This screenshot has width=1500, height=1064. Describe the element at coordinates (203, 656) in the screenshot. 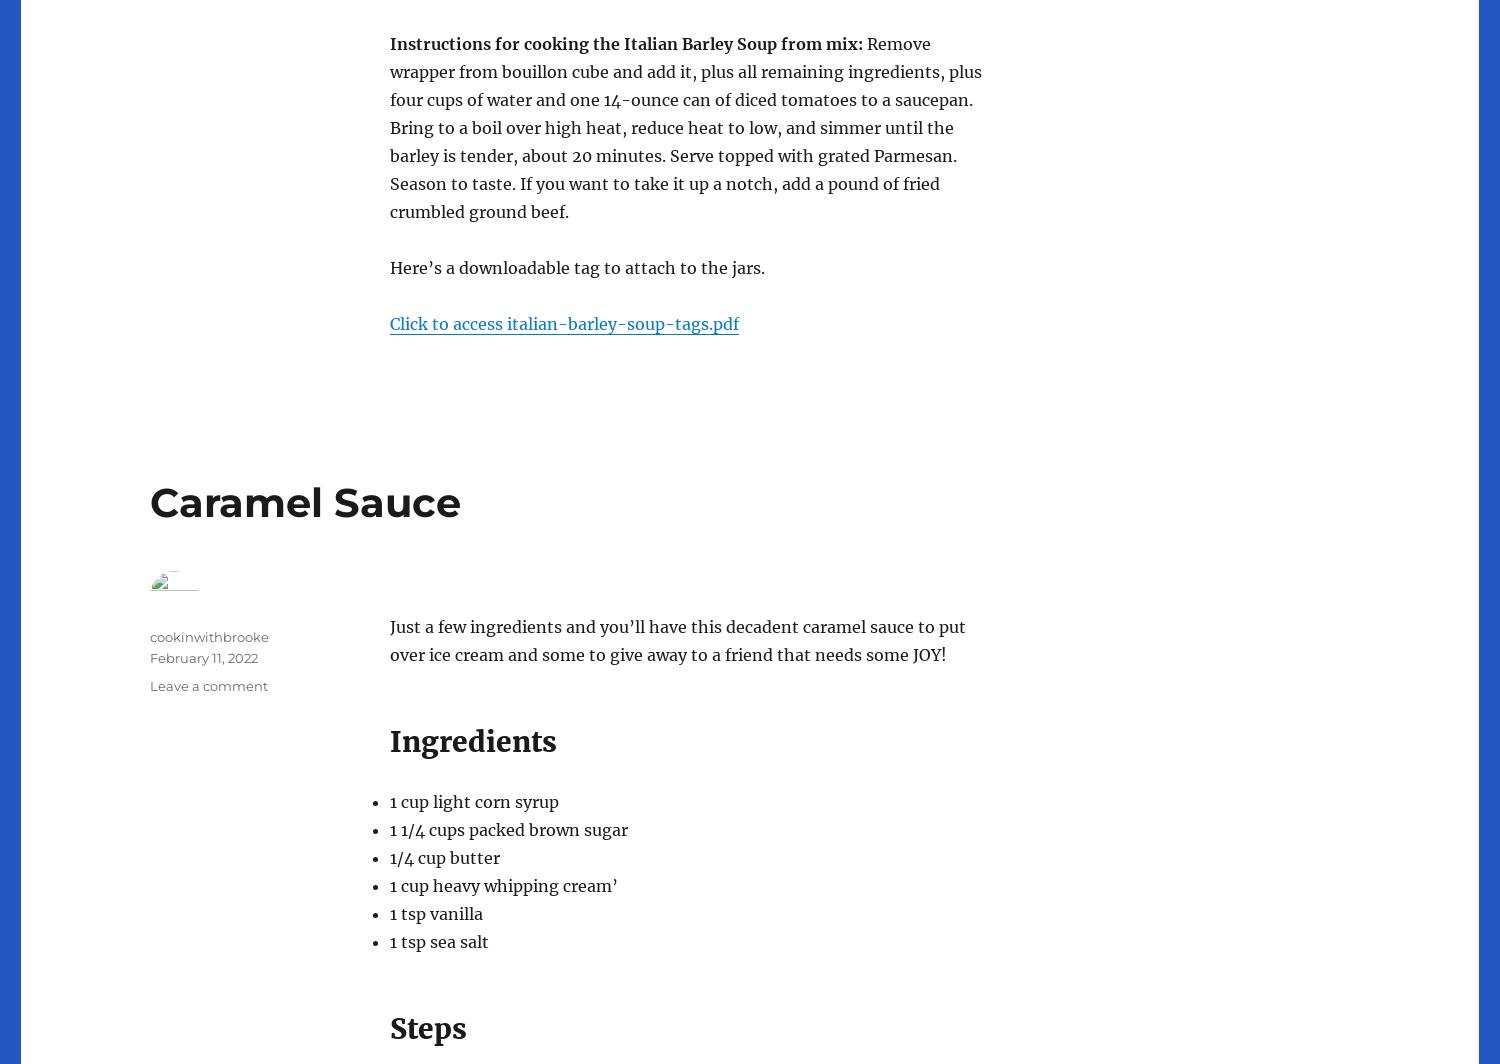

I see `'February 11, 2022'` at that location.